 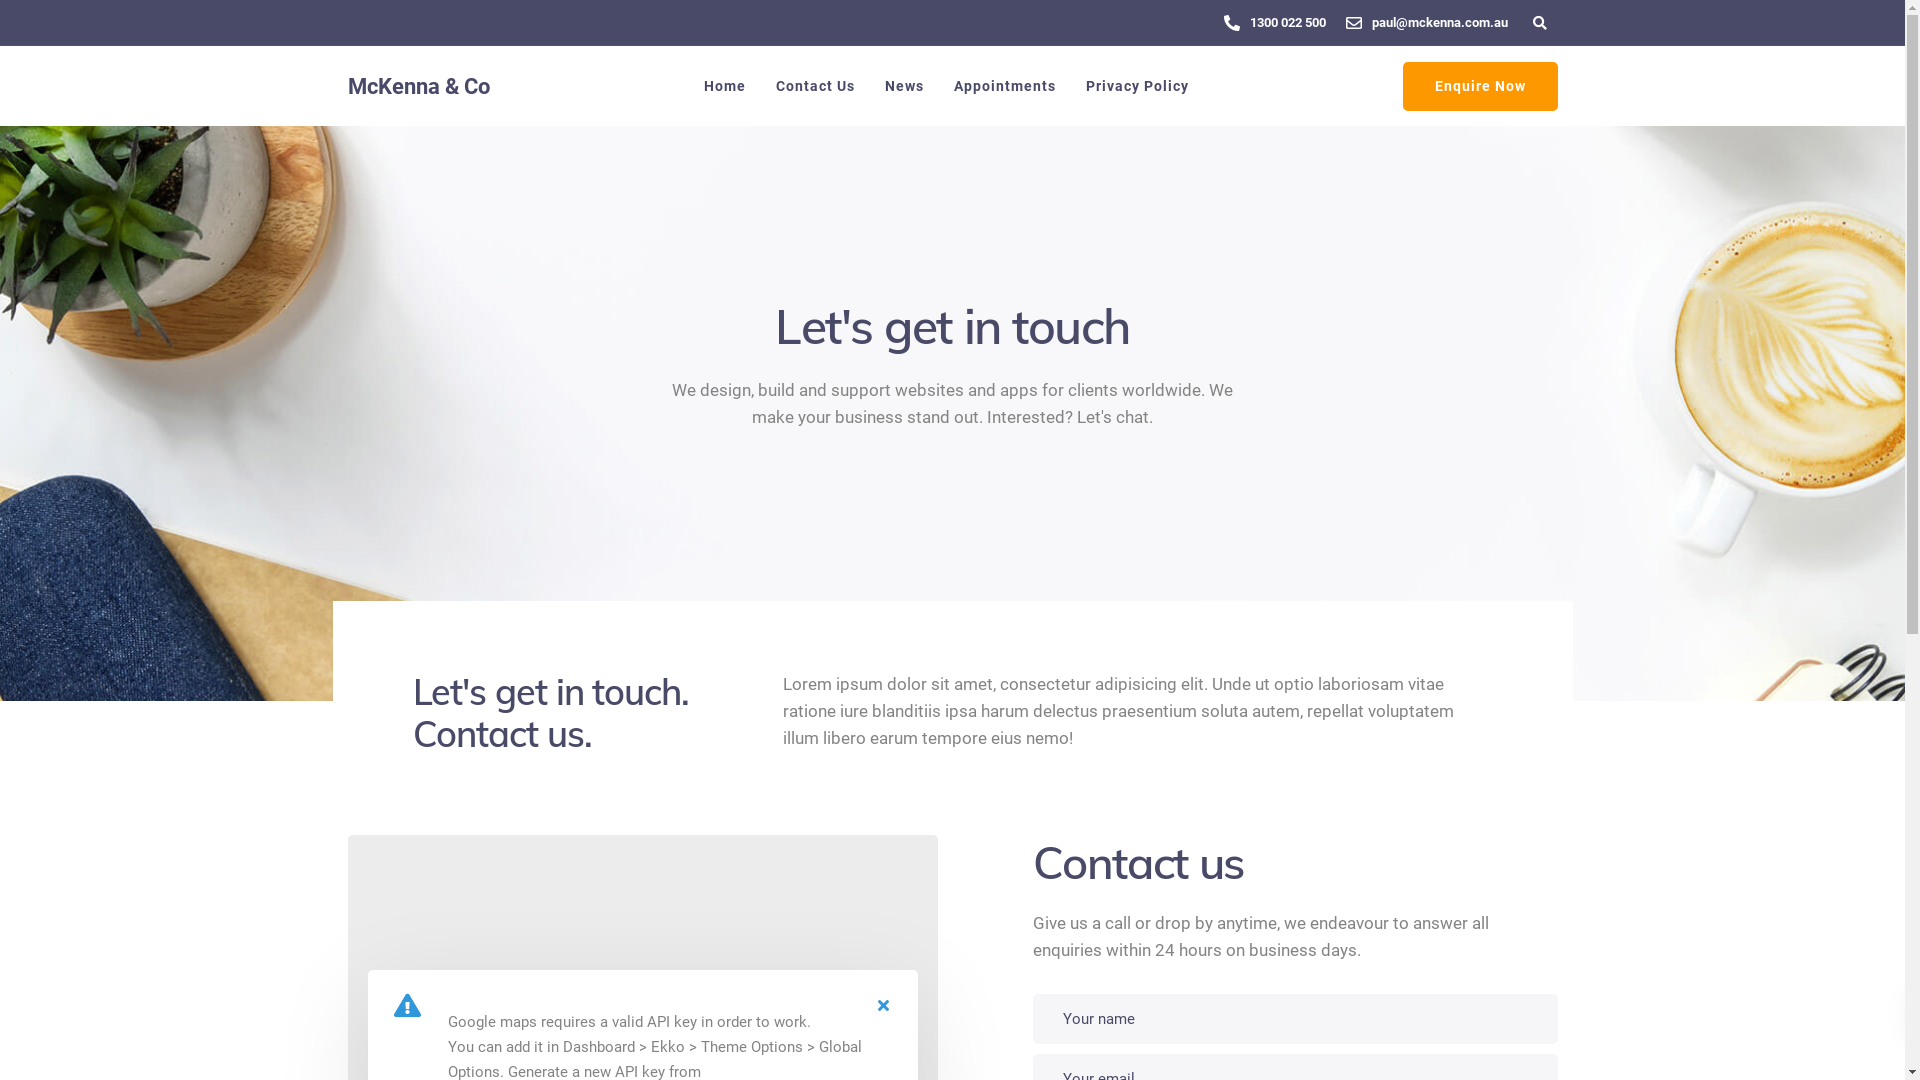 What do you see at coordinates (936, 84) in the screenshot?
I see `'Appointments'` at bounding box center [936, 84].